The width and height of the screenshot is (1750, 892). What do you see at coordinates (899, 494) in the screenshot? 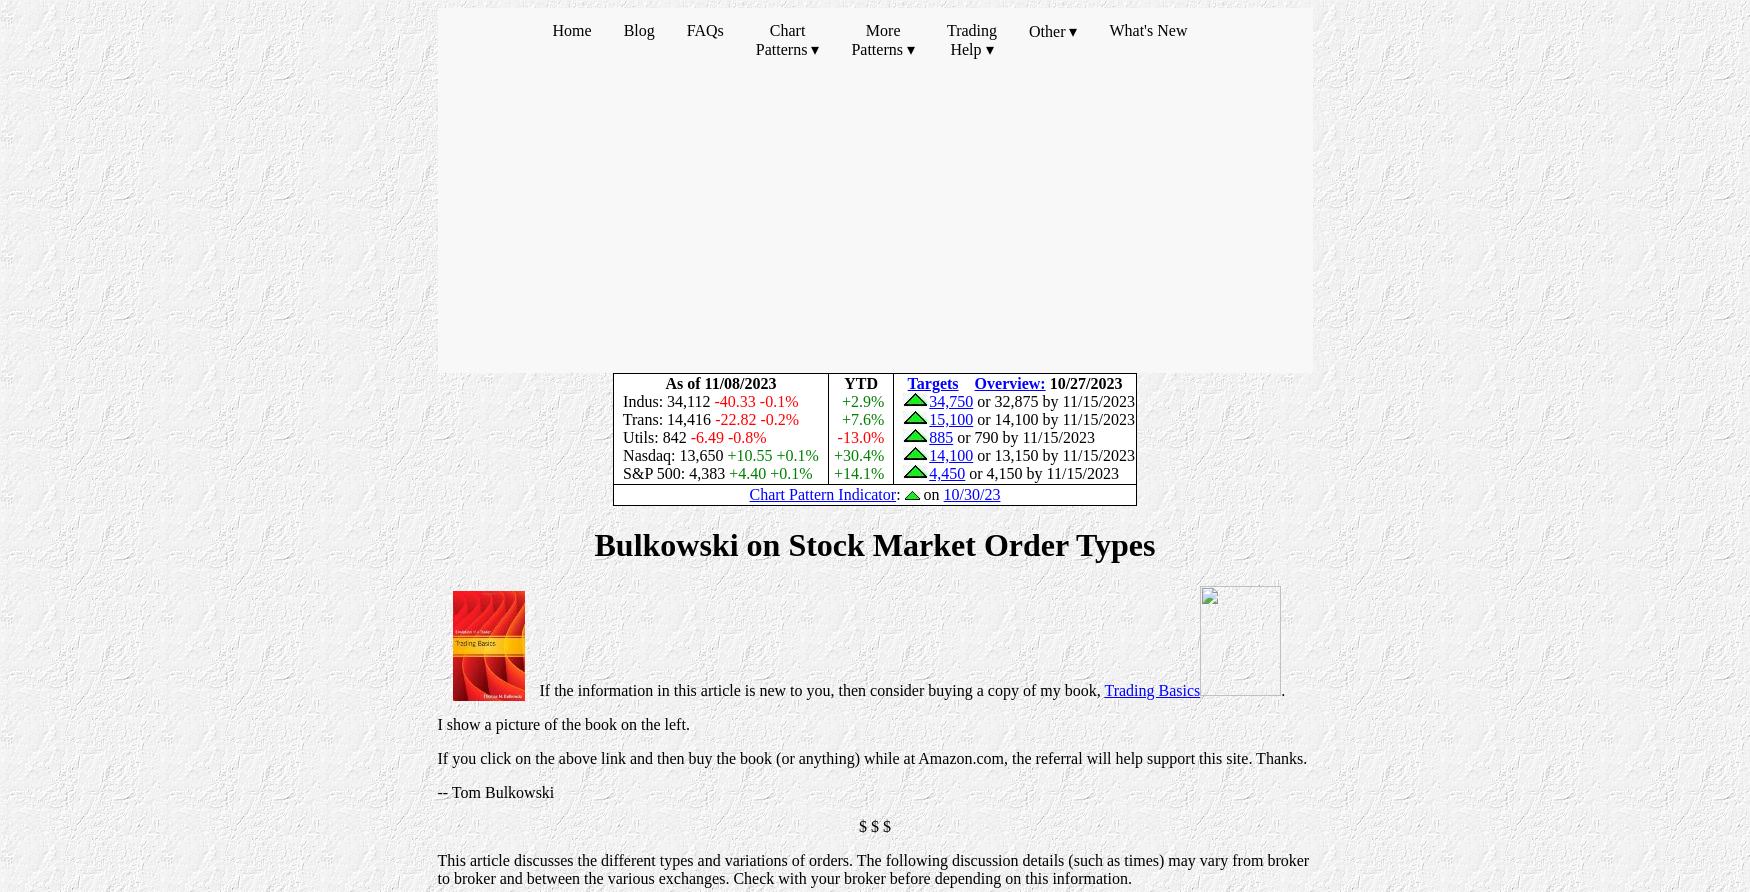
I see `':'` at bounding box center [899, 494].